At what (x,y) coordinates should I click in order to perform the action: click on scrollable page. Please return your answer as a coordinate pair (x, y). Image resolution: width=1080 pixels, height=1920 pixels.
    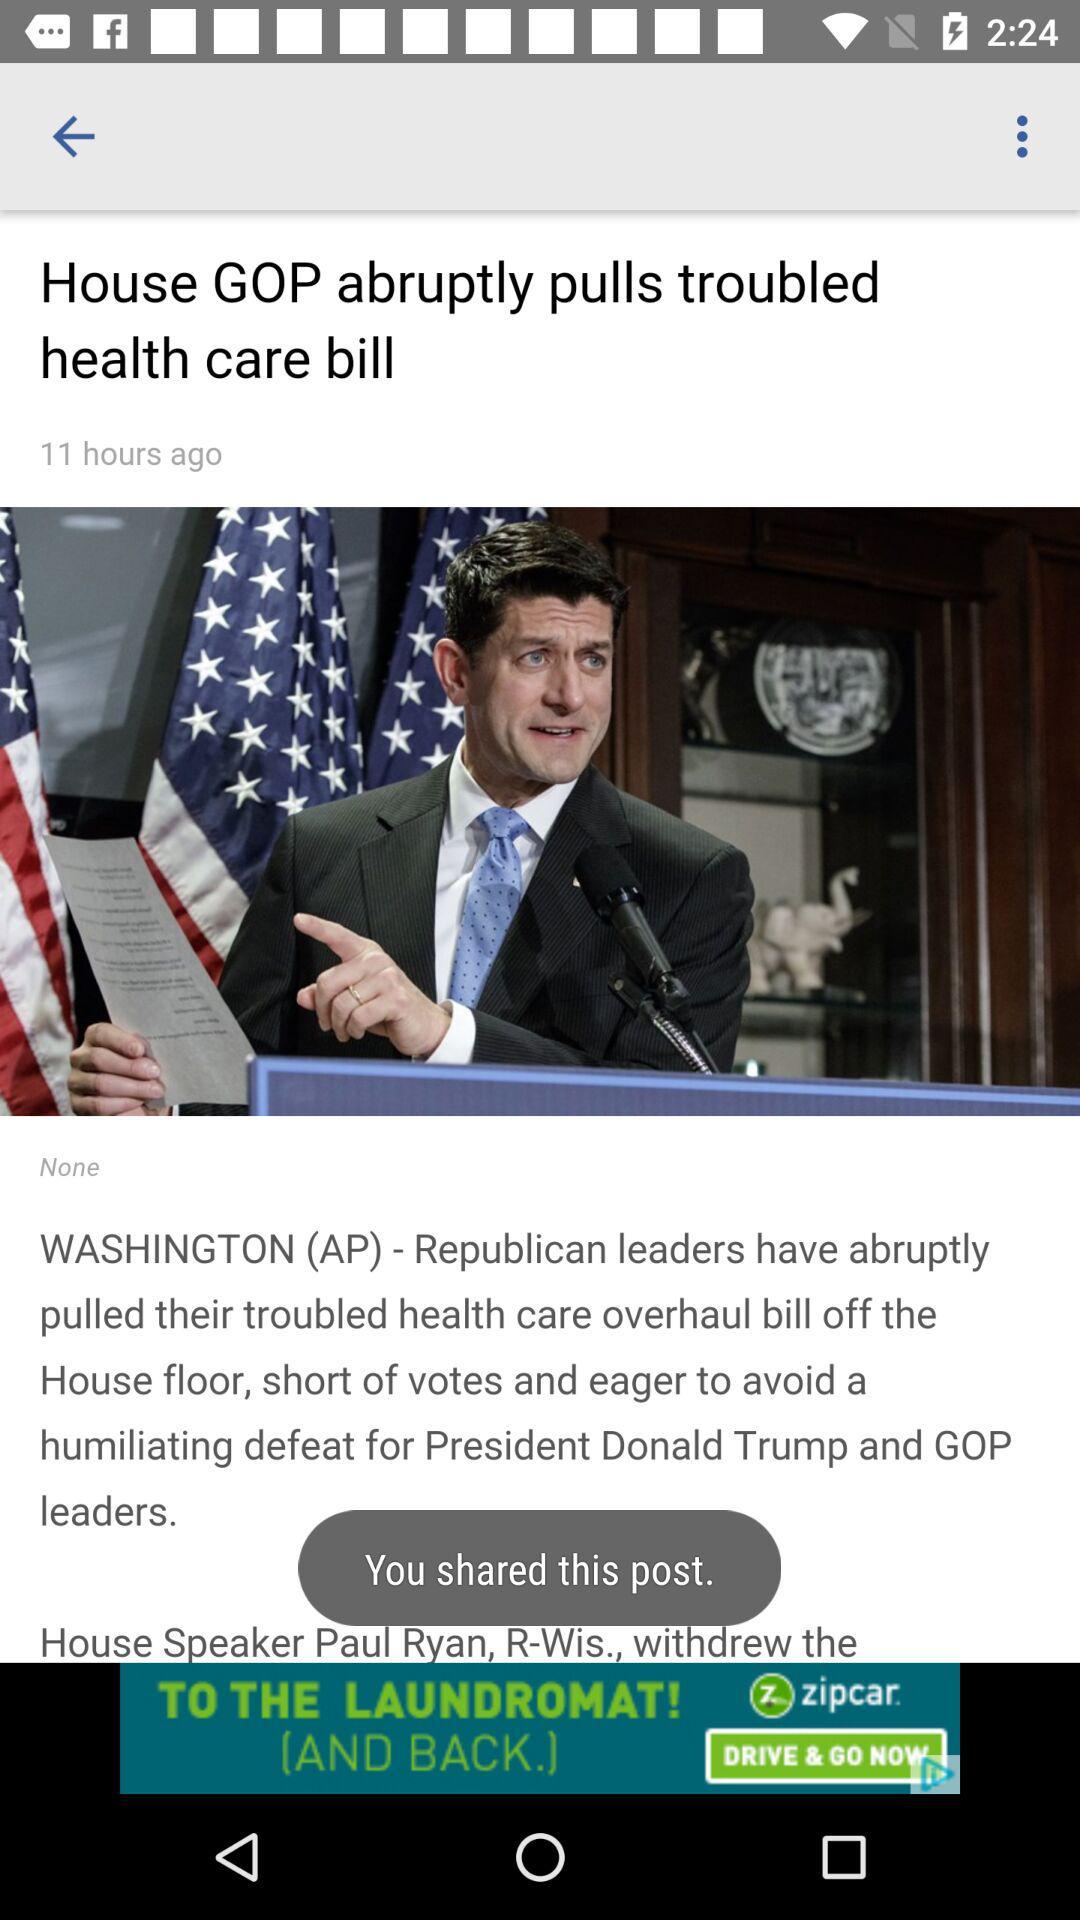
    Looking at the image, I should click on (540, 1002).